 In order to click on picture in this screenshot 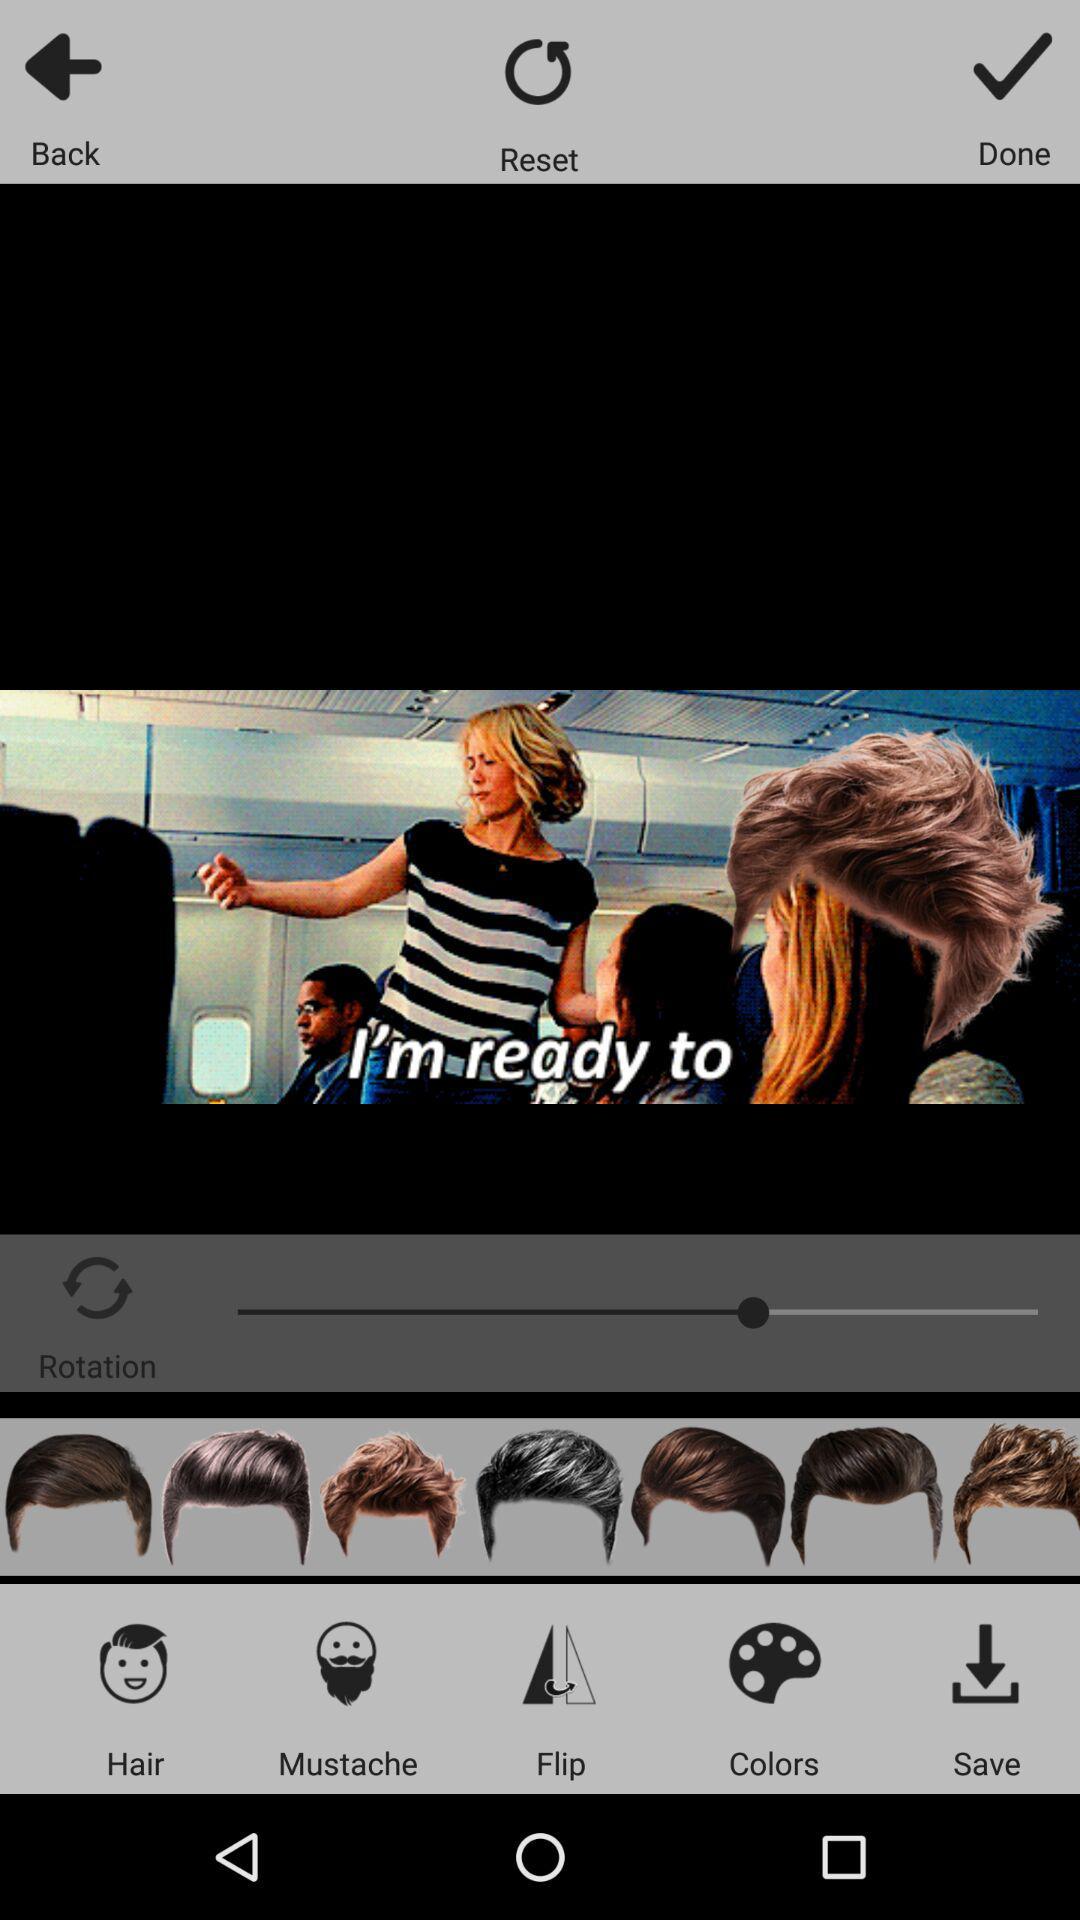, I will do `click(235, 1497)`.